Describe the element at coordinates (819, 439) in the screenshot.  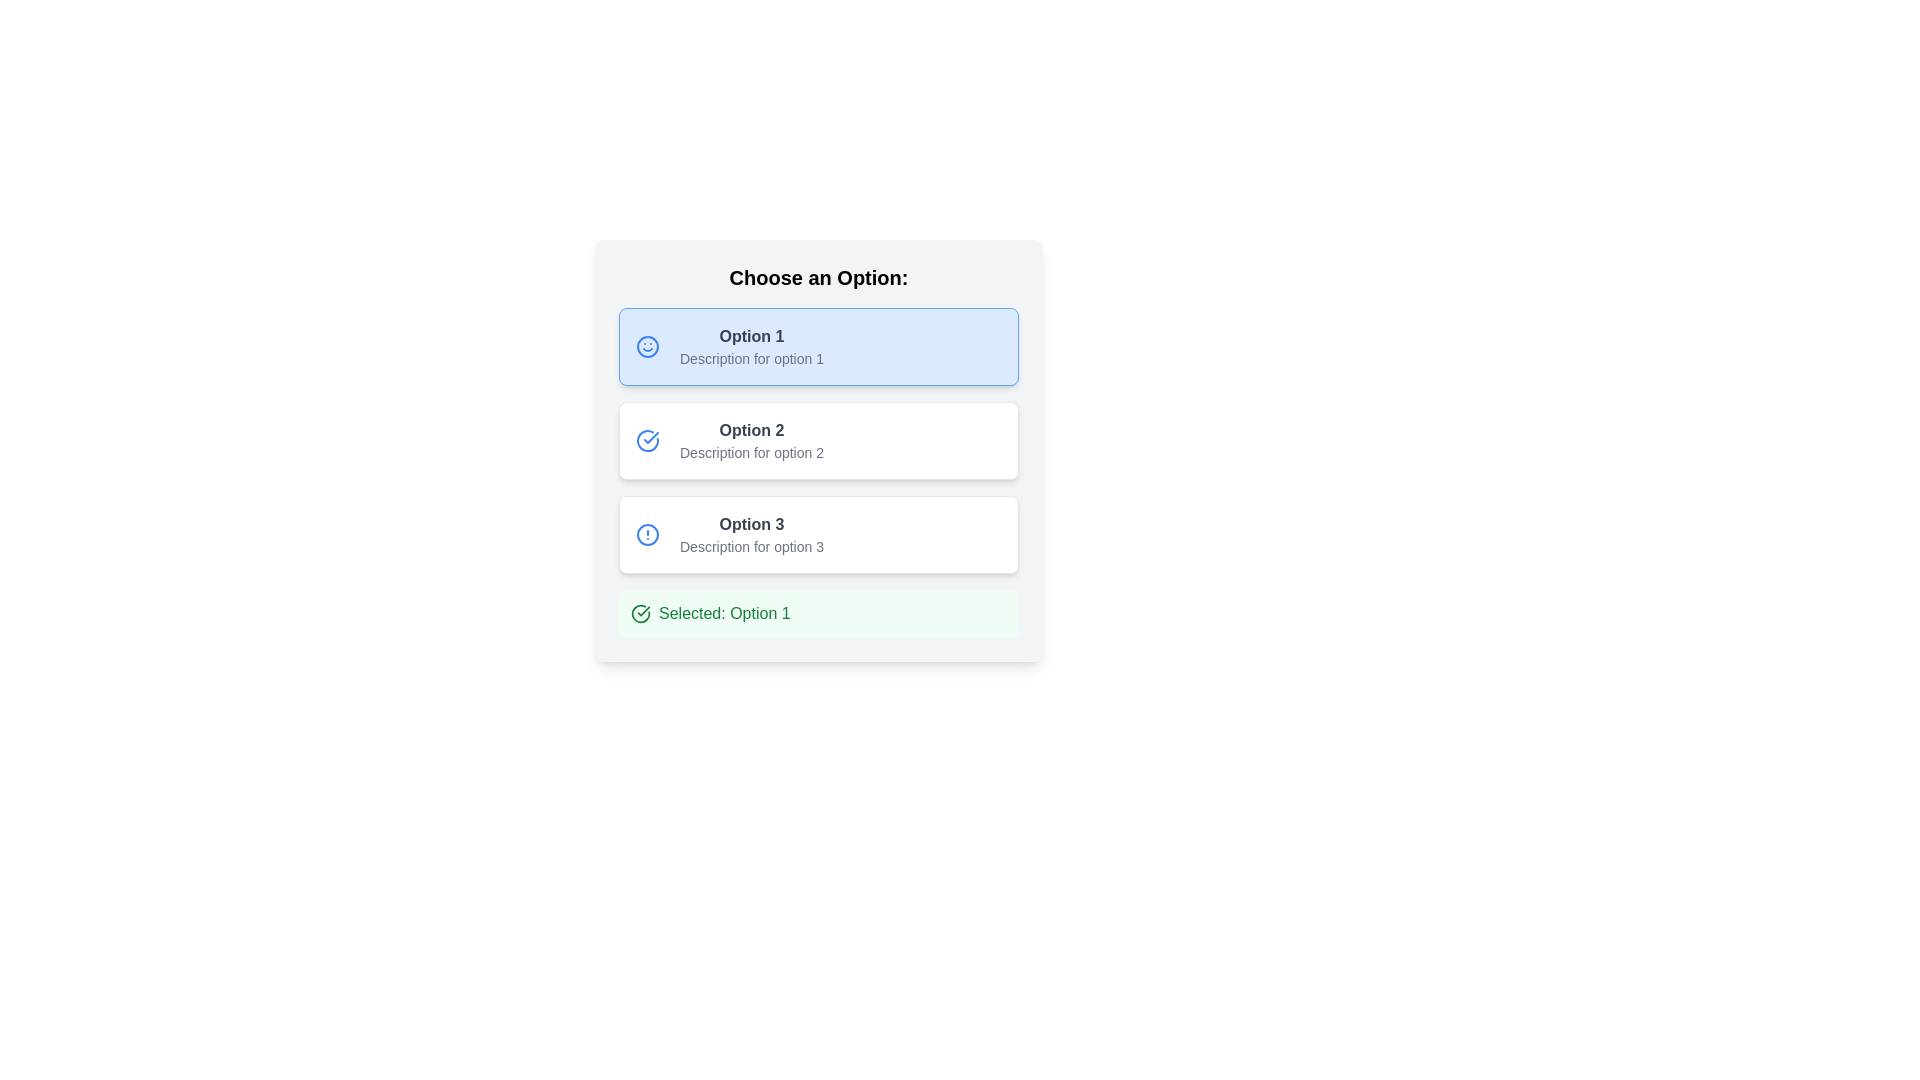
I see `the second option item in the selection menu, which features a blue checkmark icon and the text 'Option 2'` at that location.